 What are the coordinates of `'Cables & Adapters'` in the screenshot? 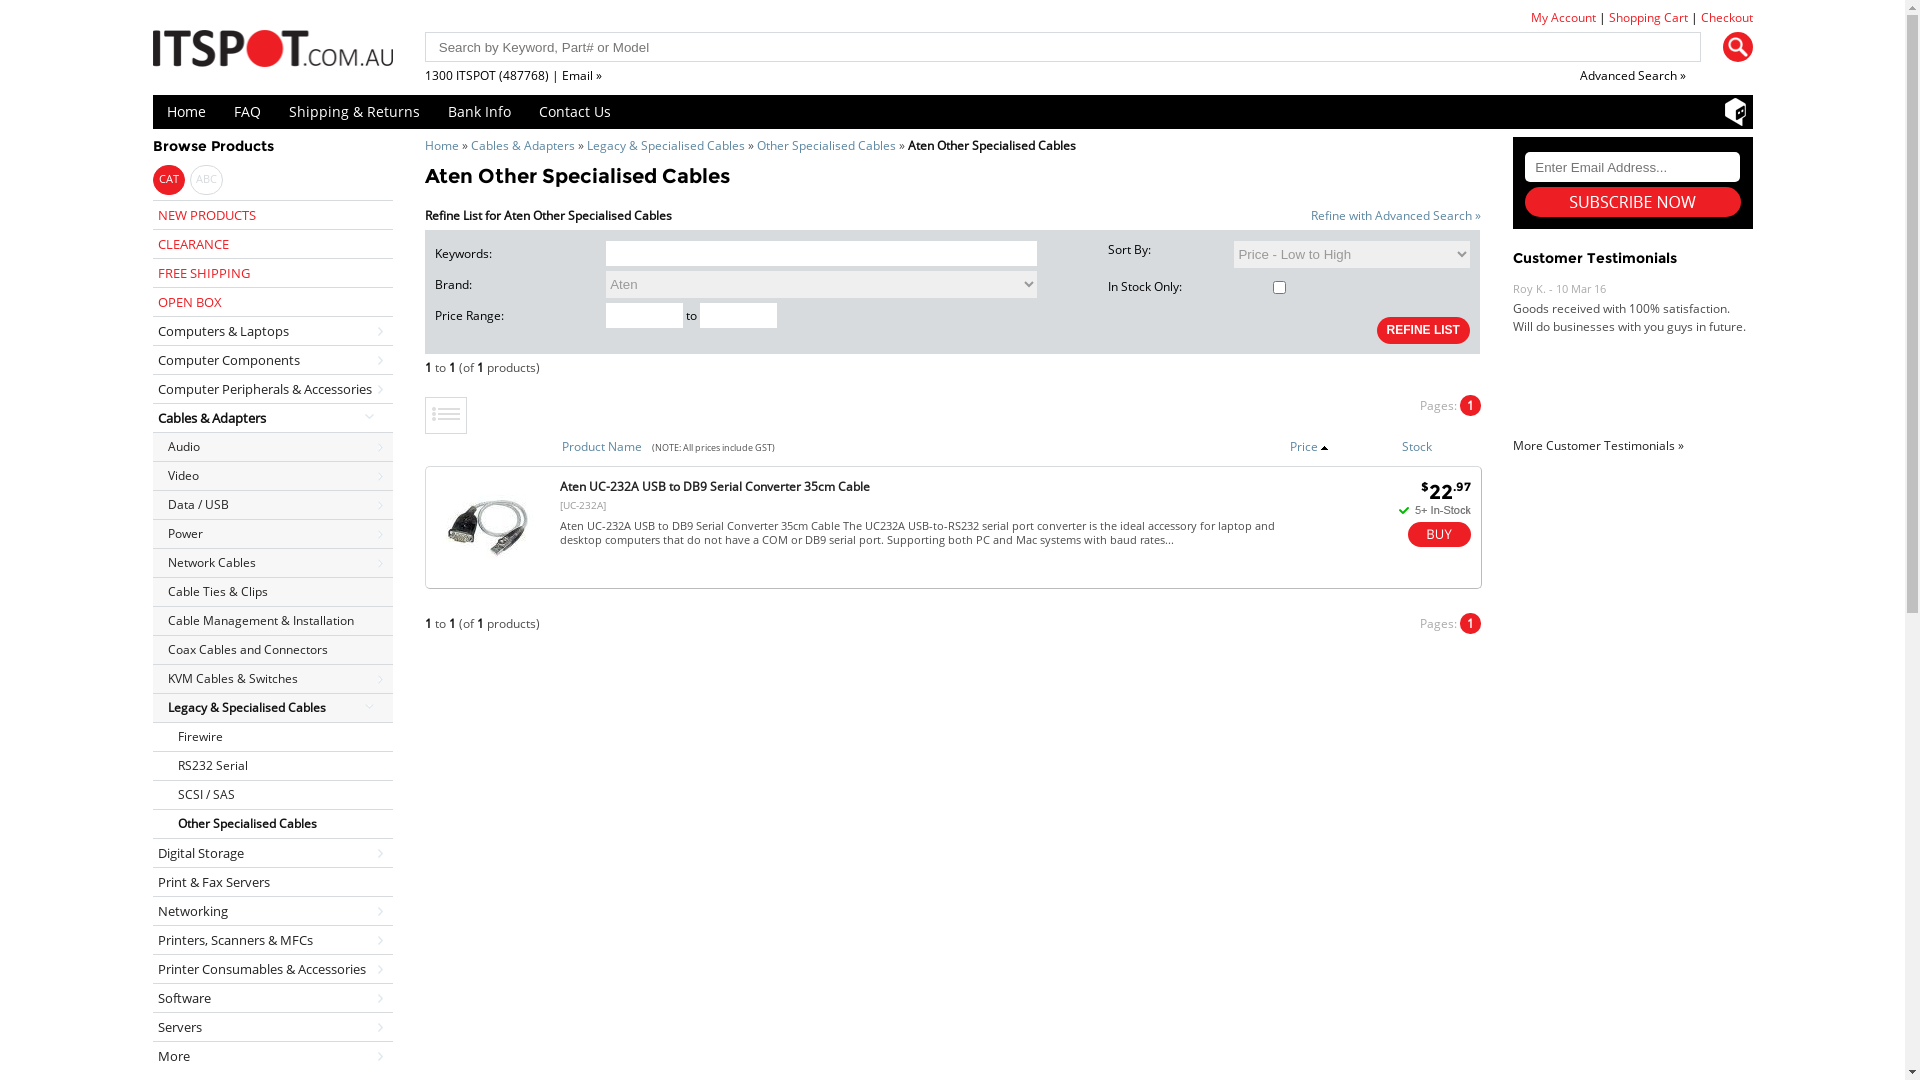 It's located at (151, 416).